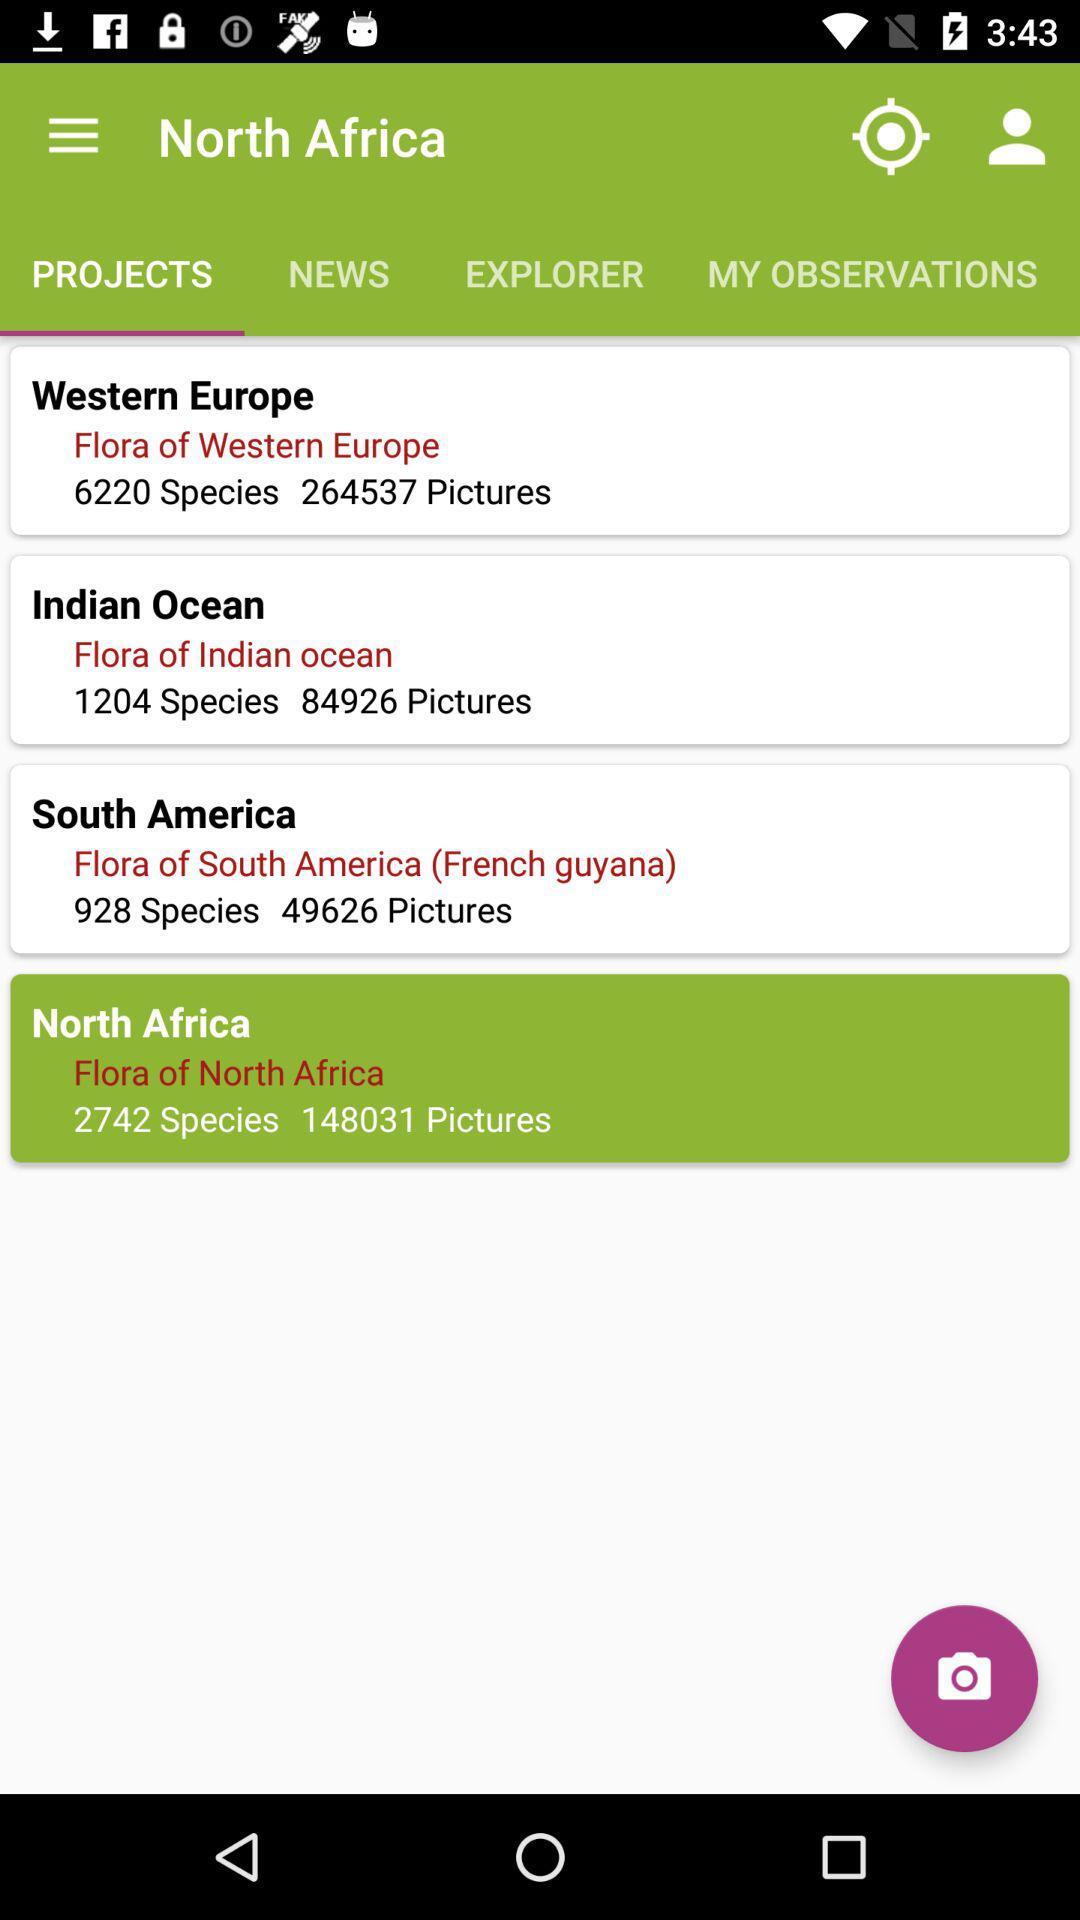  Describe the element at coordinates (338, 272) in the screenshot. I see `the text news` at that location.